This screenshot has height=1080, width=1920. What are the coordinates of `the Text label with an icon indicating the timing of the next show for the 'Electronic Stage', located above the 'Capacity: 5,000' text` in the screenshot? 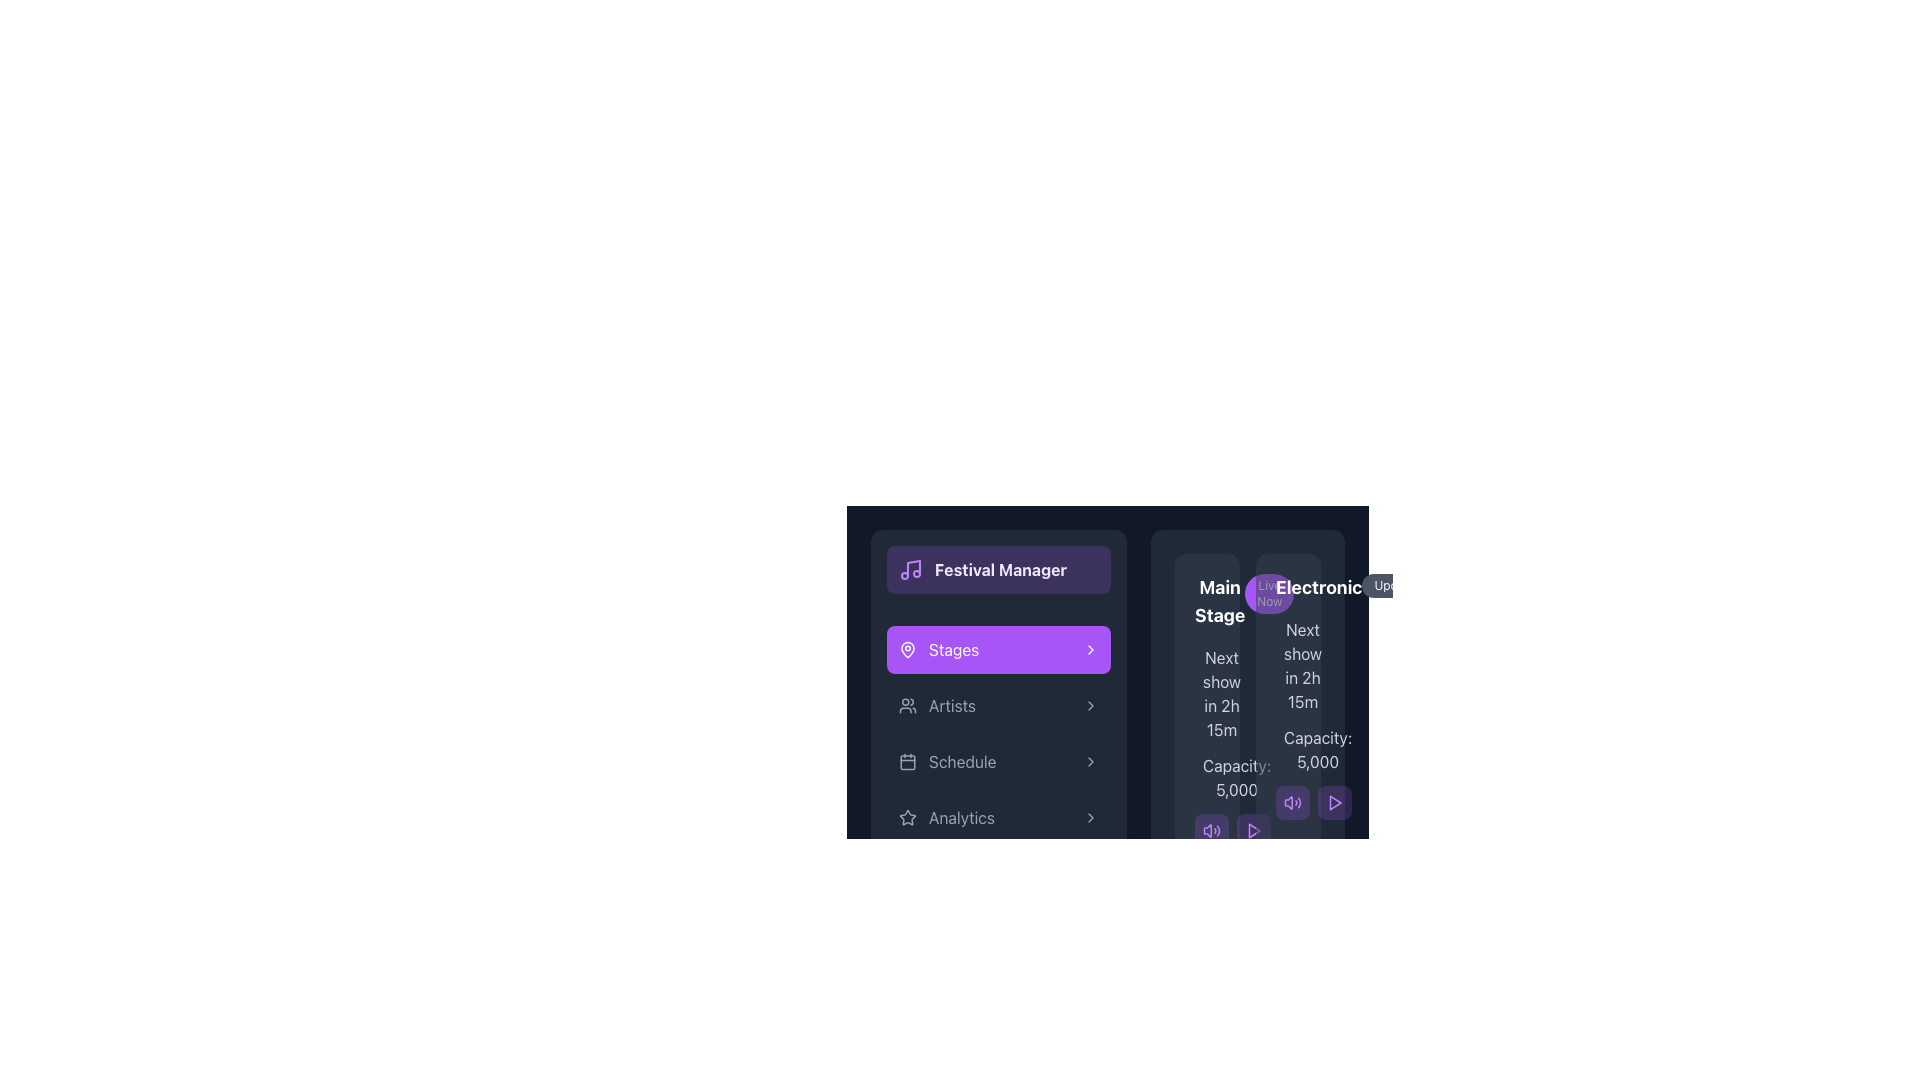 It's located at (1288, 666).